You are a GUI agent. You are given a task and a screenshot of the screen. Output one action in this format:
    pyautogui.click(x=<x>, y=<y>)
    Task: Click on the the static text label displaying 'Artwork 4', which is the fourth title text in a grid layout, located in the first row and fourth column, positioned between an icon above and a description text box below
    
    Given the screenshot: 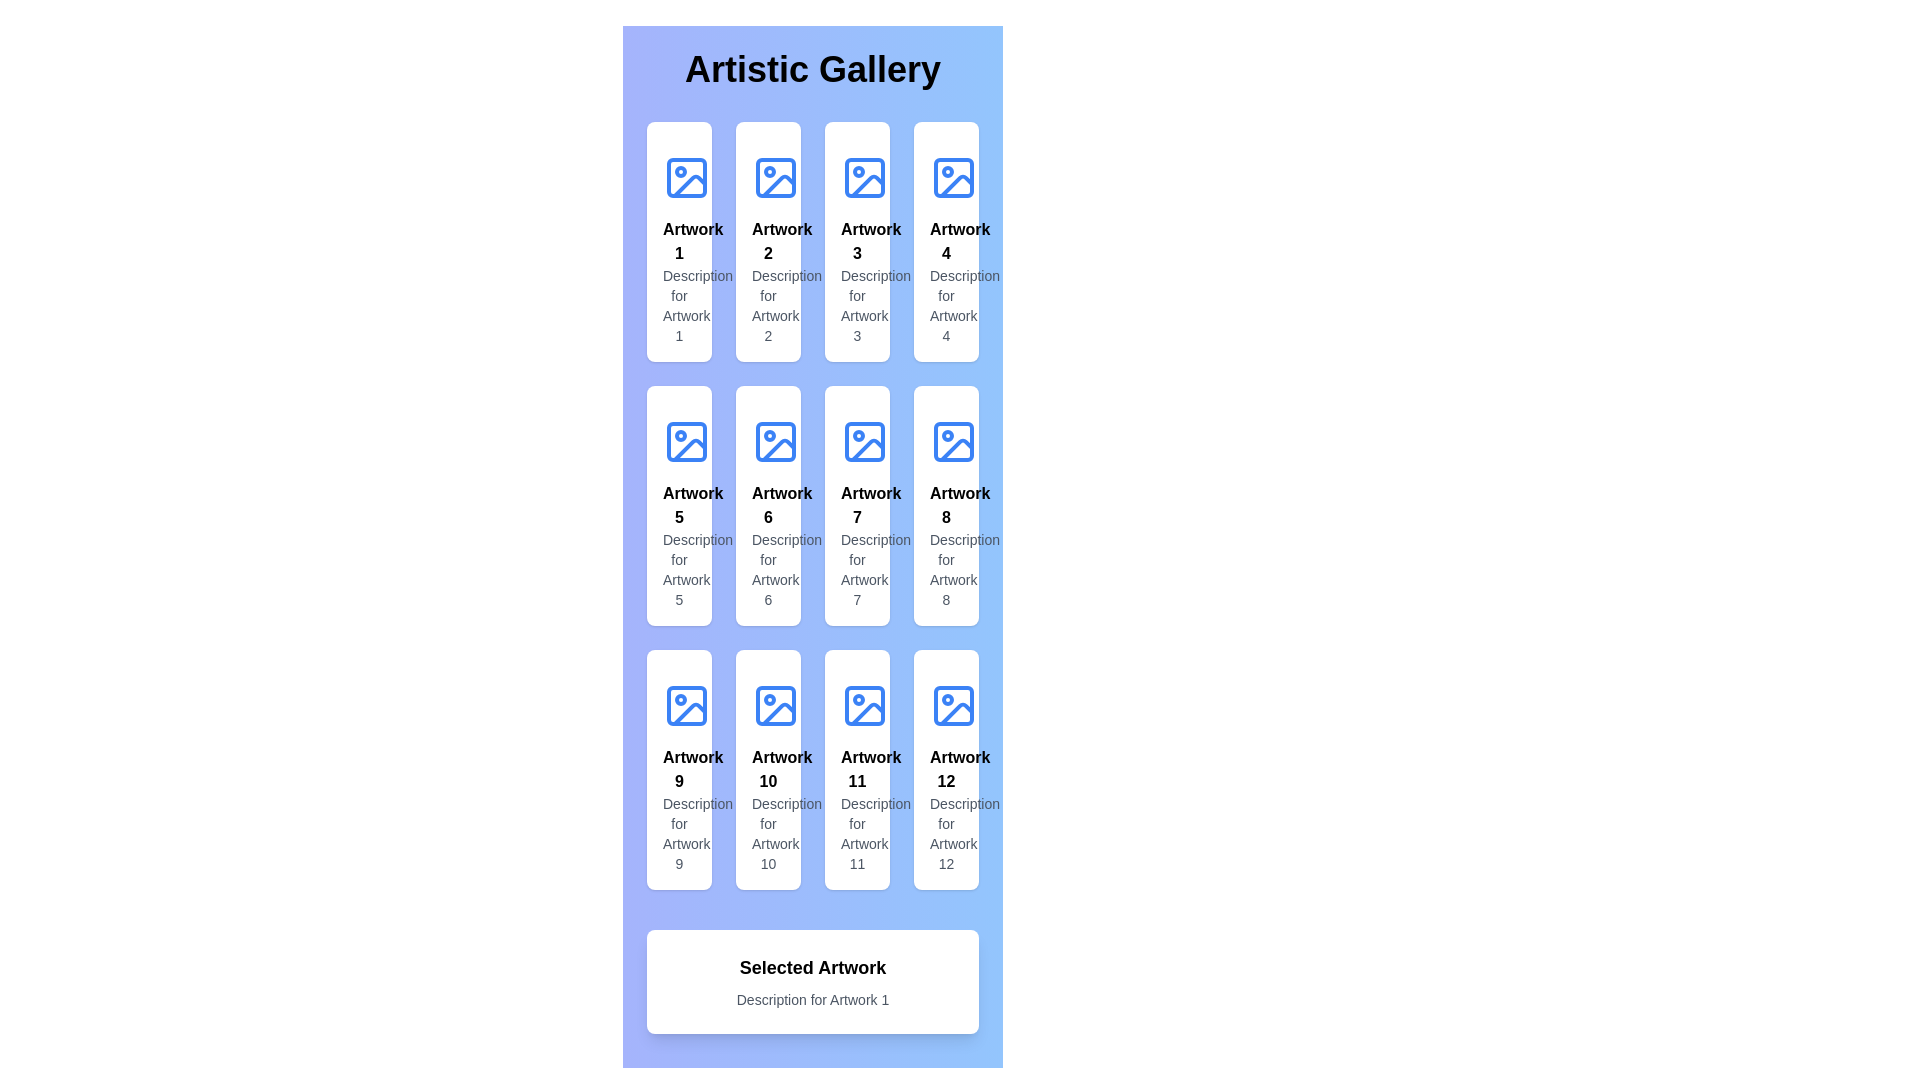 What is the action you would take?
    pyautogui.click(x=945, y=241)
    